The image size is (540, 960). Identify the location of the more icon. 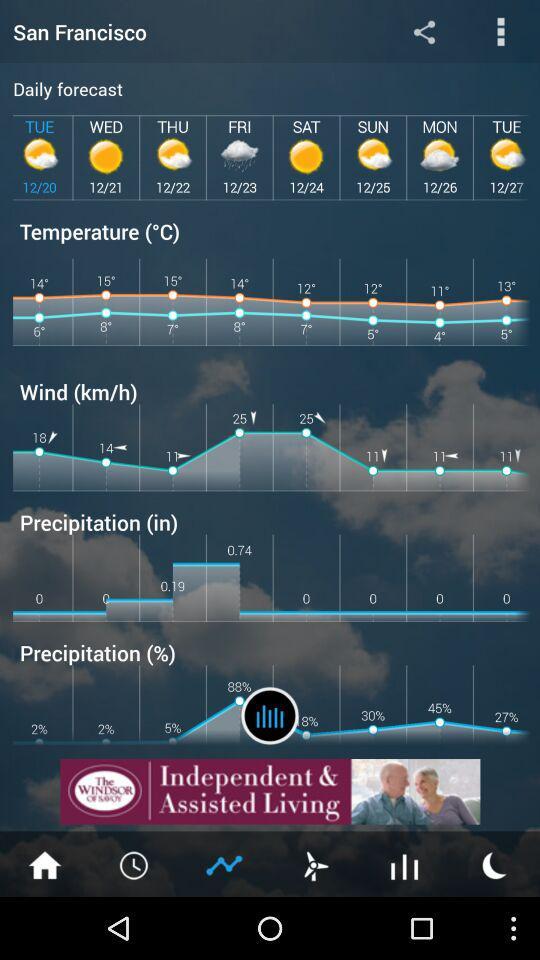
(500, 33).